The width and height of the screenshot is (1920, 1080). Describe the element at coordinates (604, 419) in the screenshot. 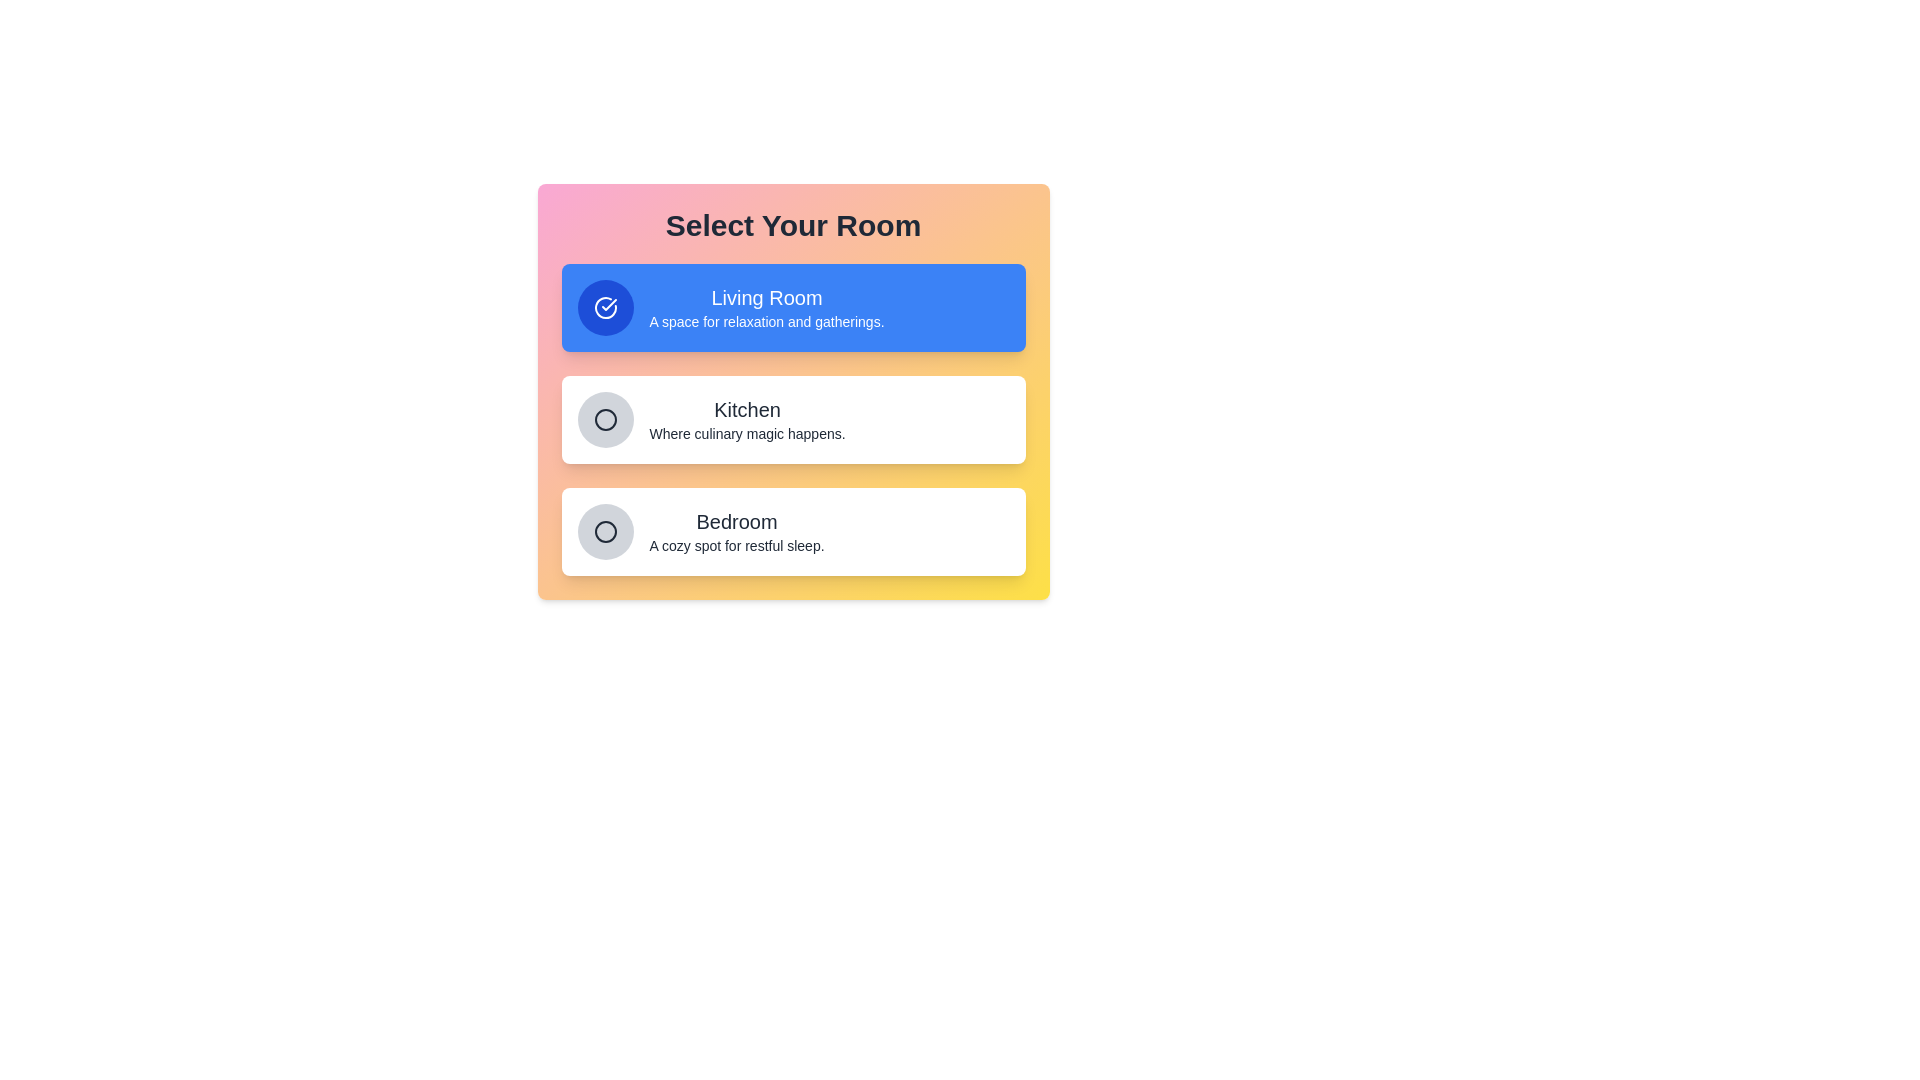

I see `the circular icon with a dark gray border, which is part of the 'Kitchen' list item, located centrally in the interface` at that location.